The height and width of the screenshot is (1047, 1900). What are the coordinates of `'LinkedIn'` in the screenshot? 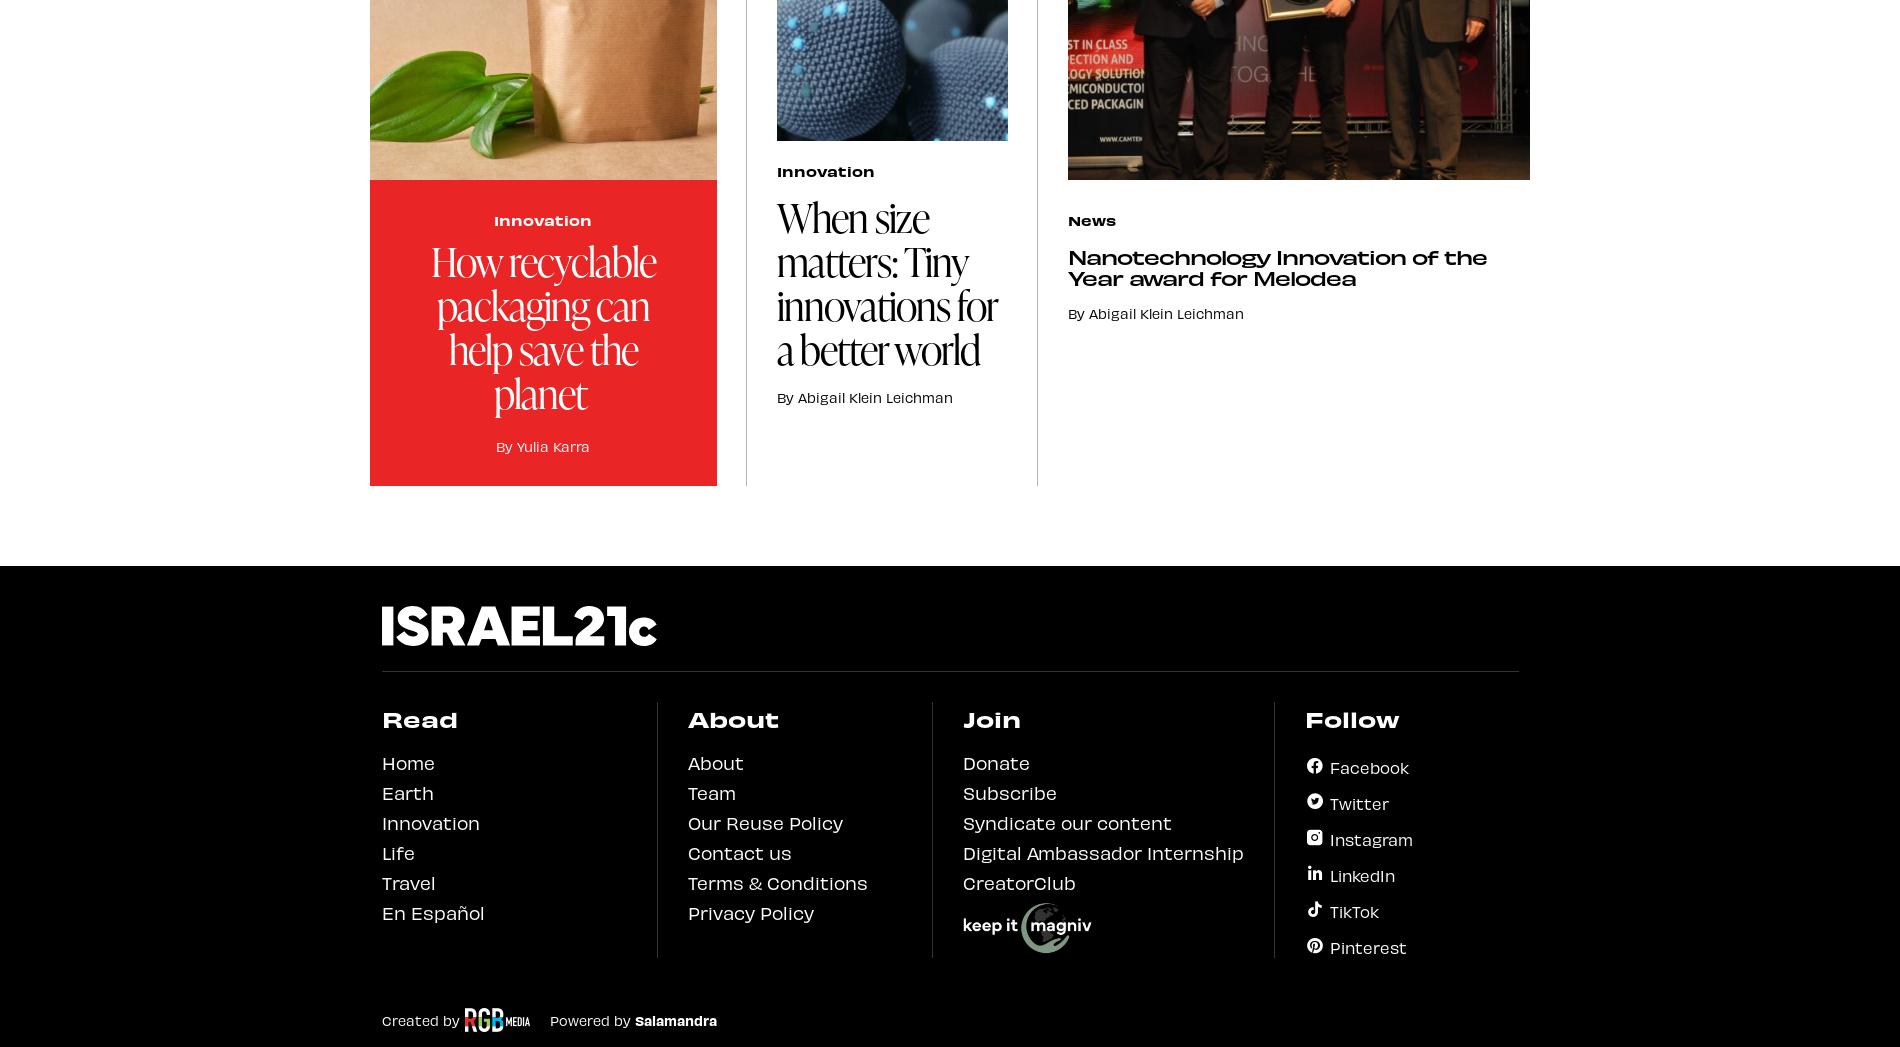 It's located at (1360, 872).